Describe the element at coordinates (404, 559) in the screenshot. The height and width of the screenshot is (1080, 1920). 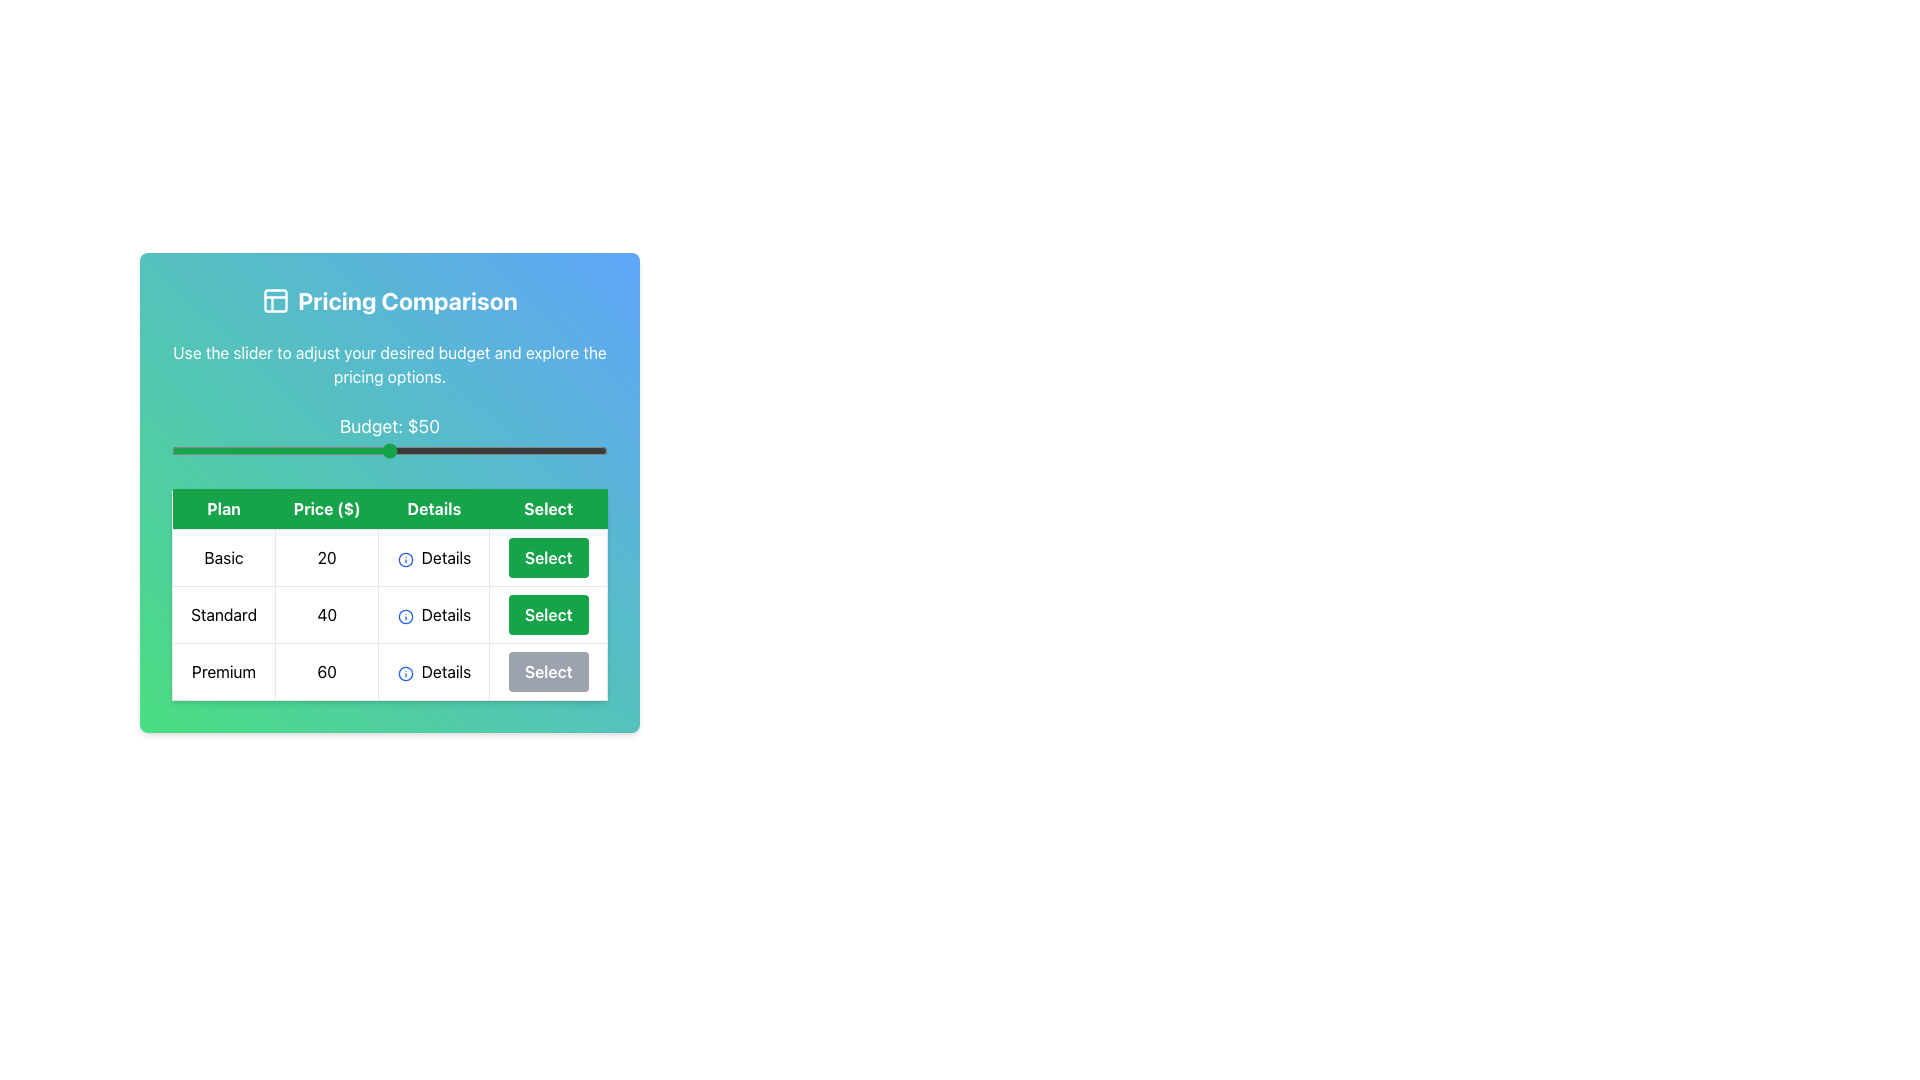
I see `the icon in the 'Details' column of the pricing table under the 'Basic' row to potentially display additional information or details` at that location.